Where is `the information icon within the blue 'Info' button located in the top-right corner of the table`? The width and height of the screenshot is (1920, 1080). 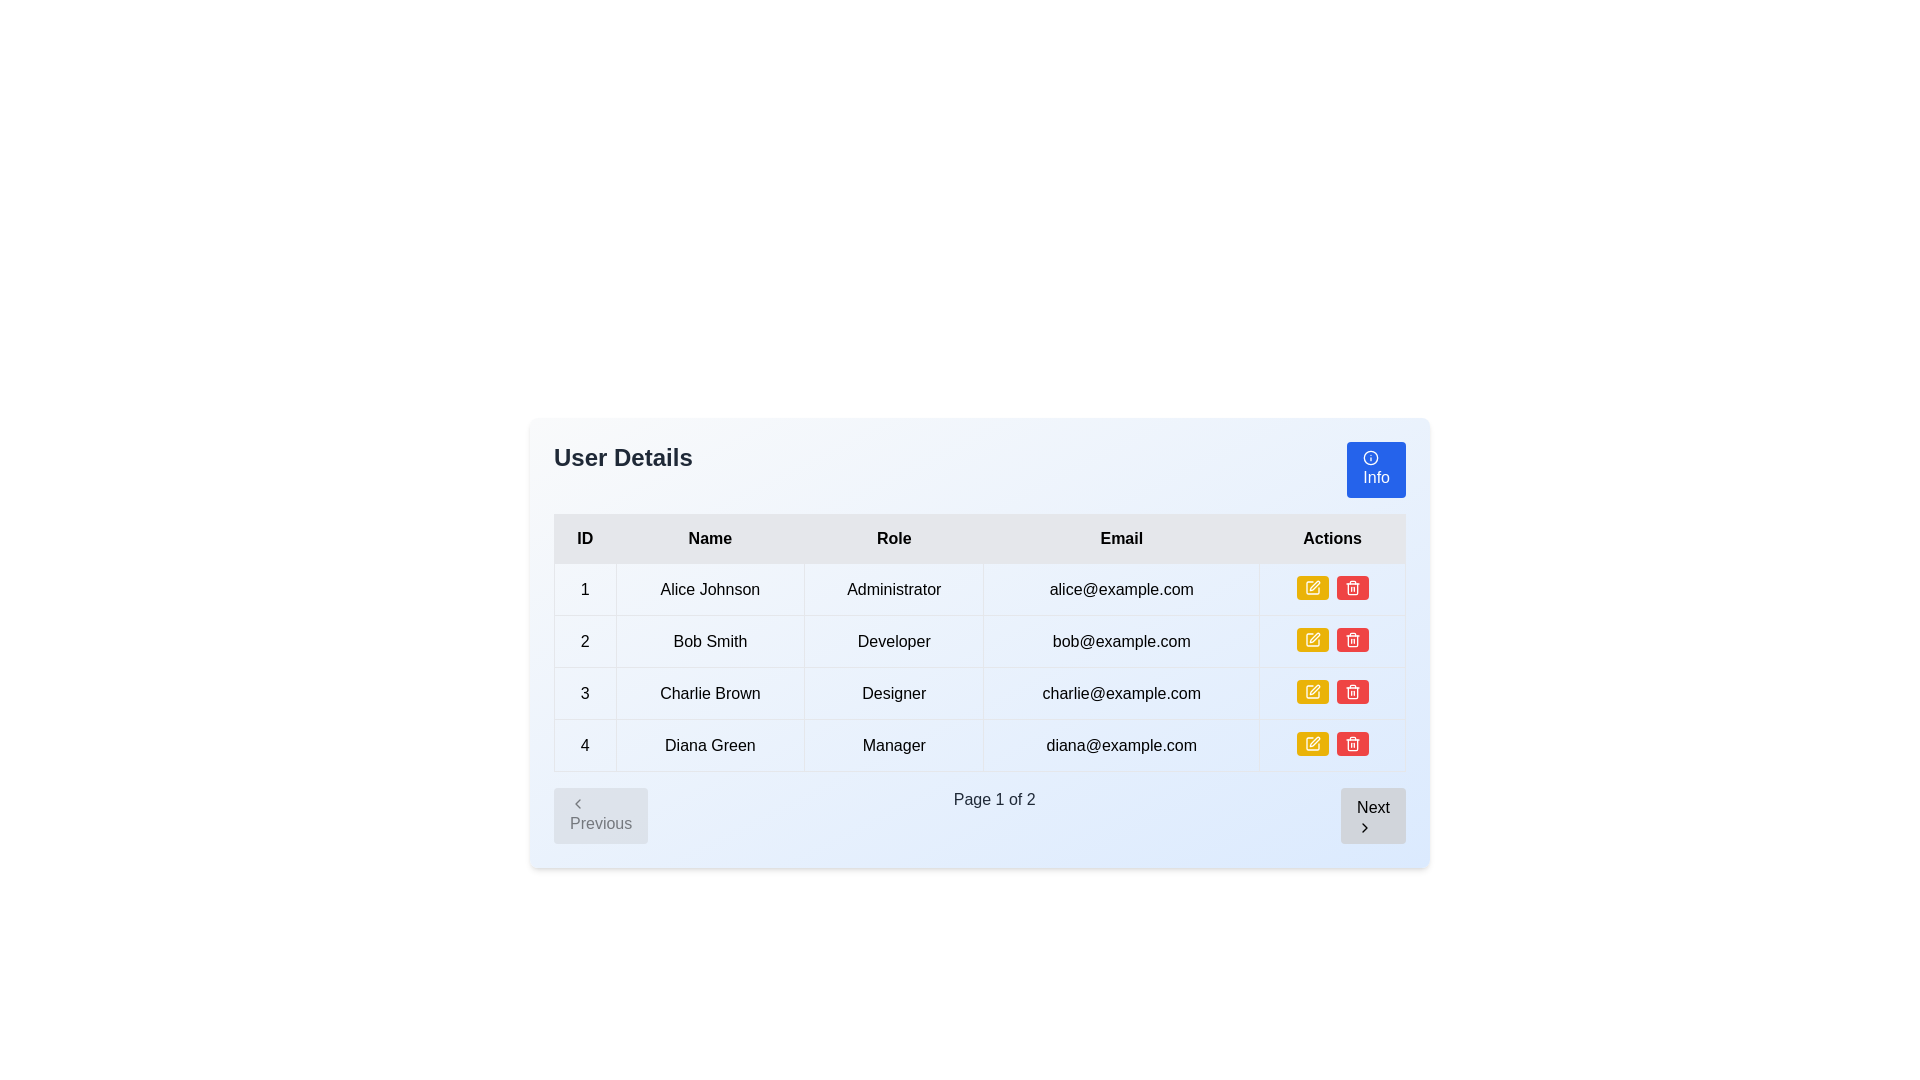
the information icon within the blue 'Info' button located in the top-right corner of the table is located at coordinates (1370, 458).